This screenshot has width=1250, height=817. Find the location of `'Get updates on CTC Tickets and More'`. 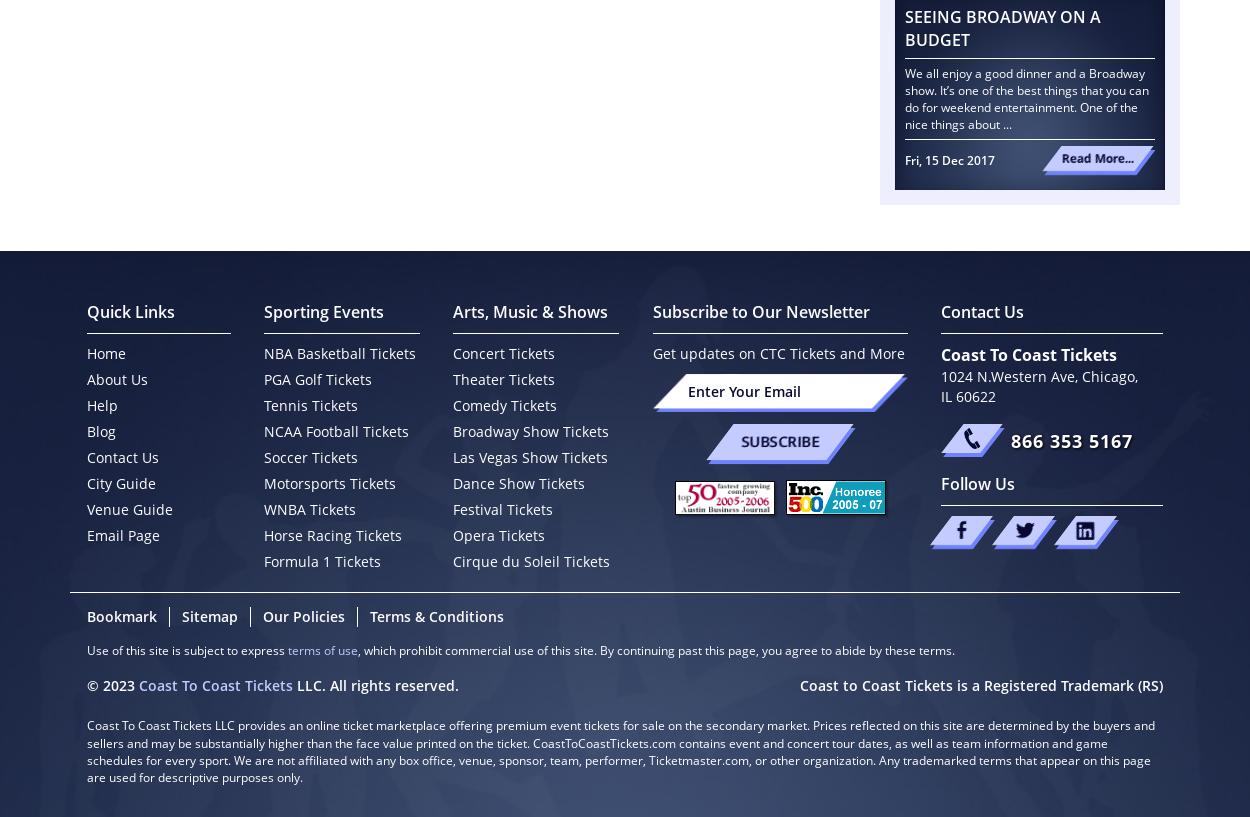

'Get updates on CTC Tickets and More' is located at coordinates (777, 352).